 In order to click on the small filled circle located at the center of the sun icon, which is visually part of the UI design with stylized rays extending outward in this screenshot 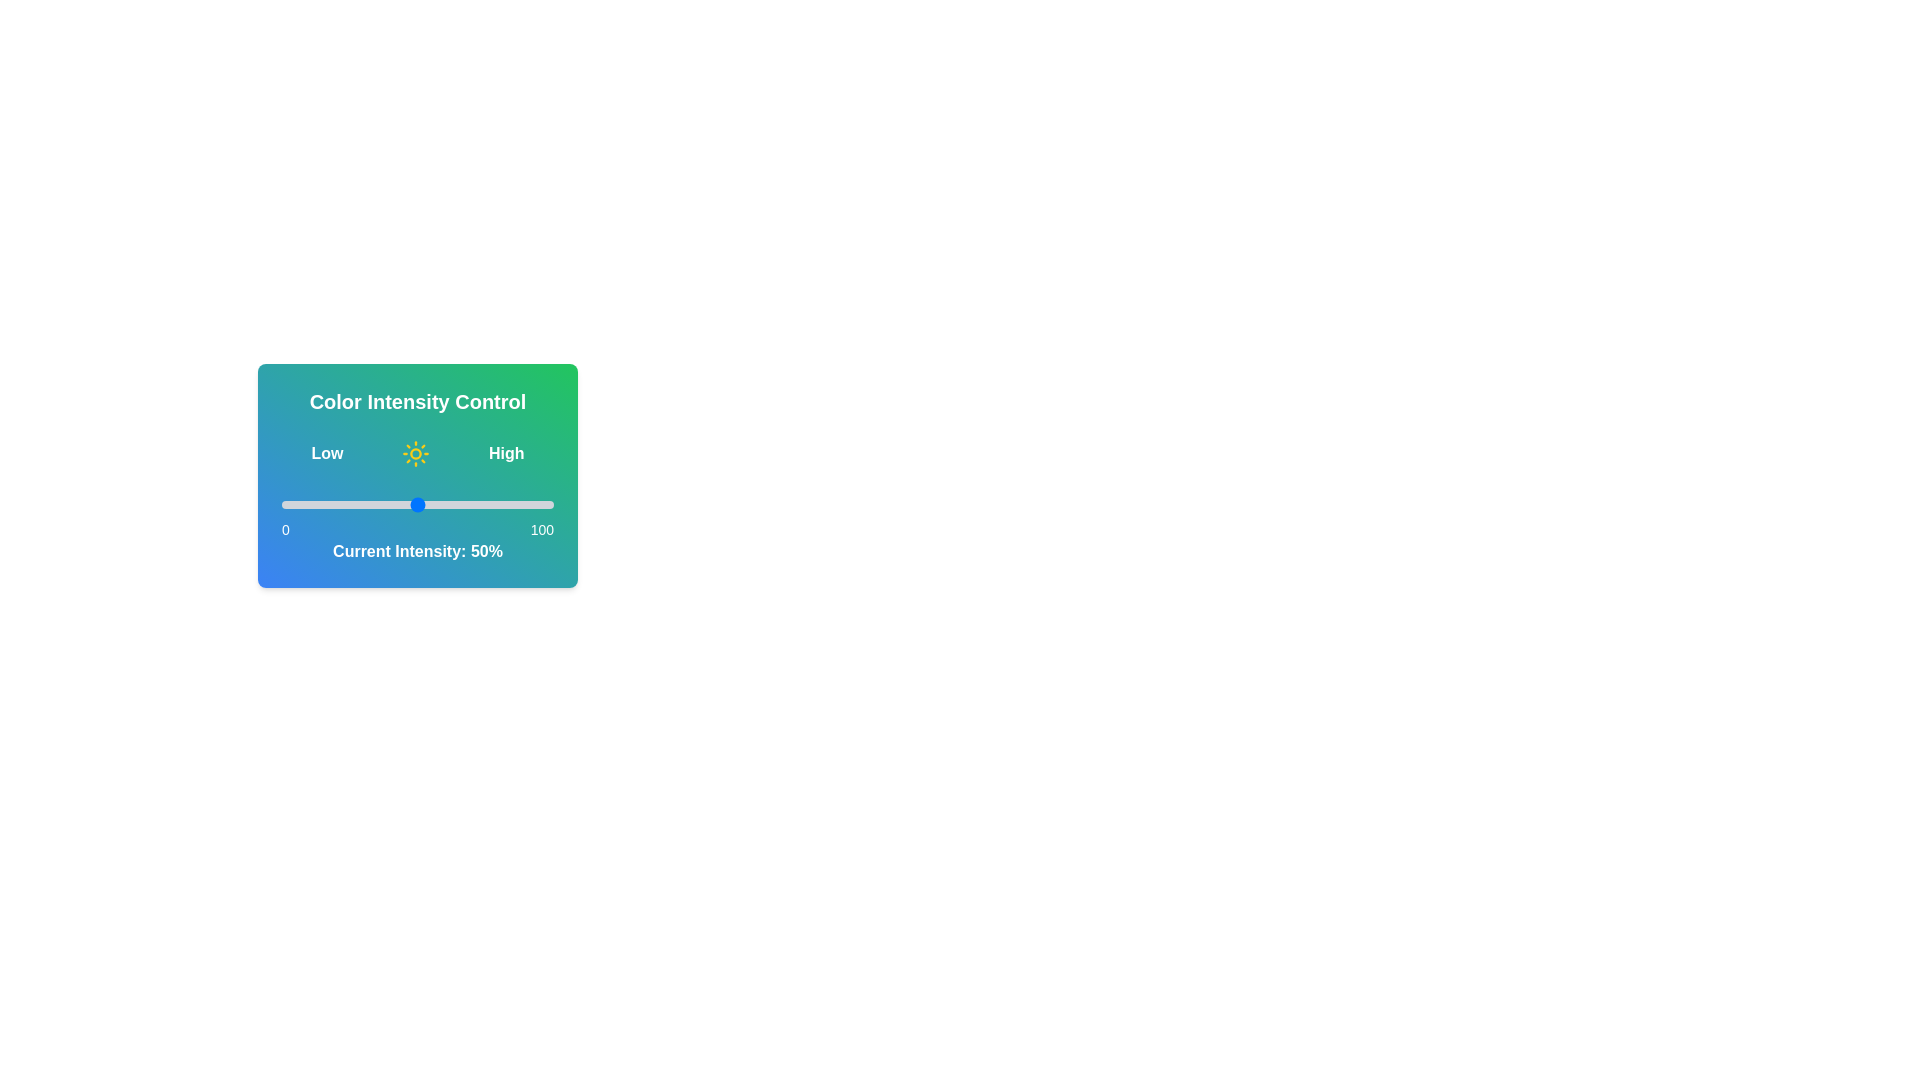, I will do `click(415, 454)`.